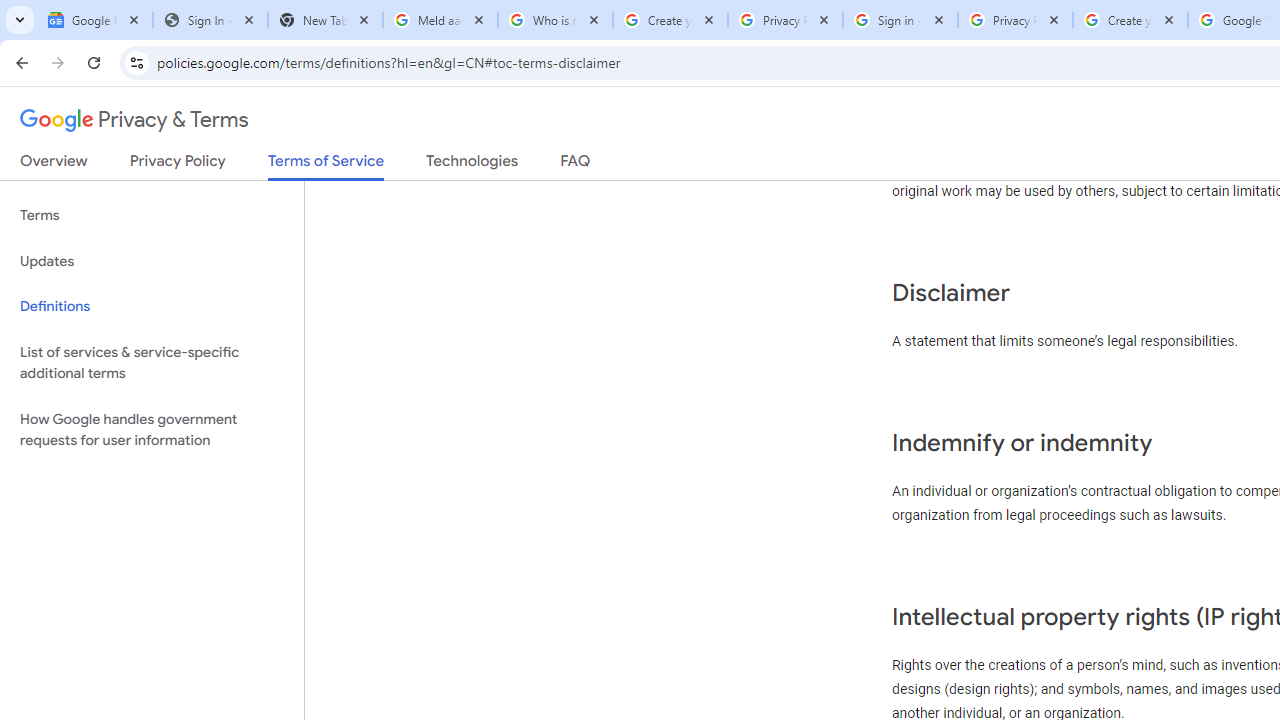 This screenshot has height=720, width=1280. I want to click on 'FAQ', so click(575, 164).